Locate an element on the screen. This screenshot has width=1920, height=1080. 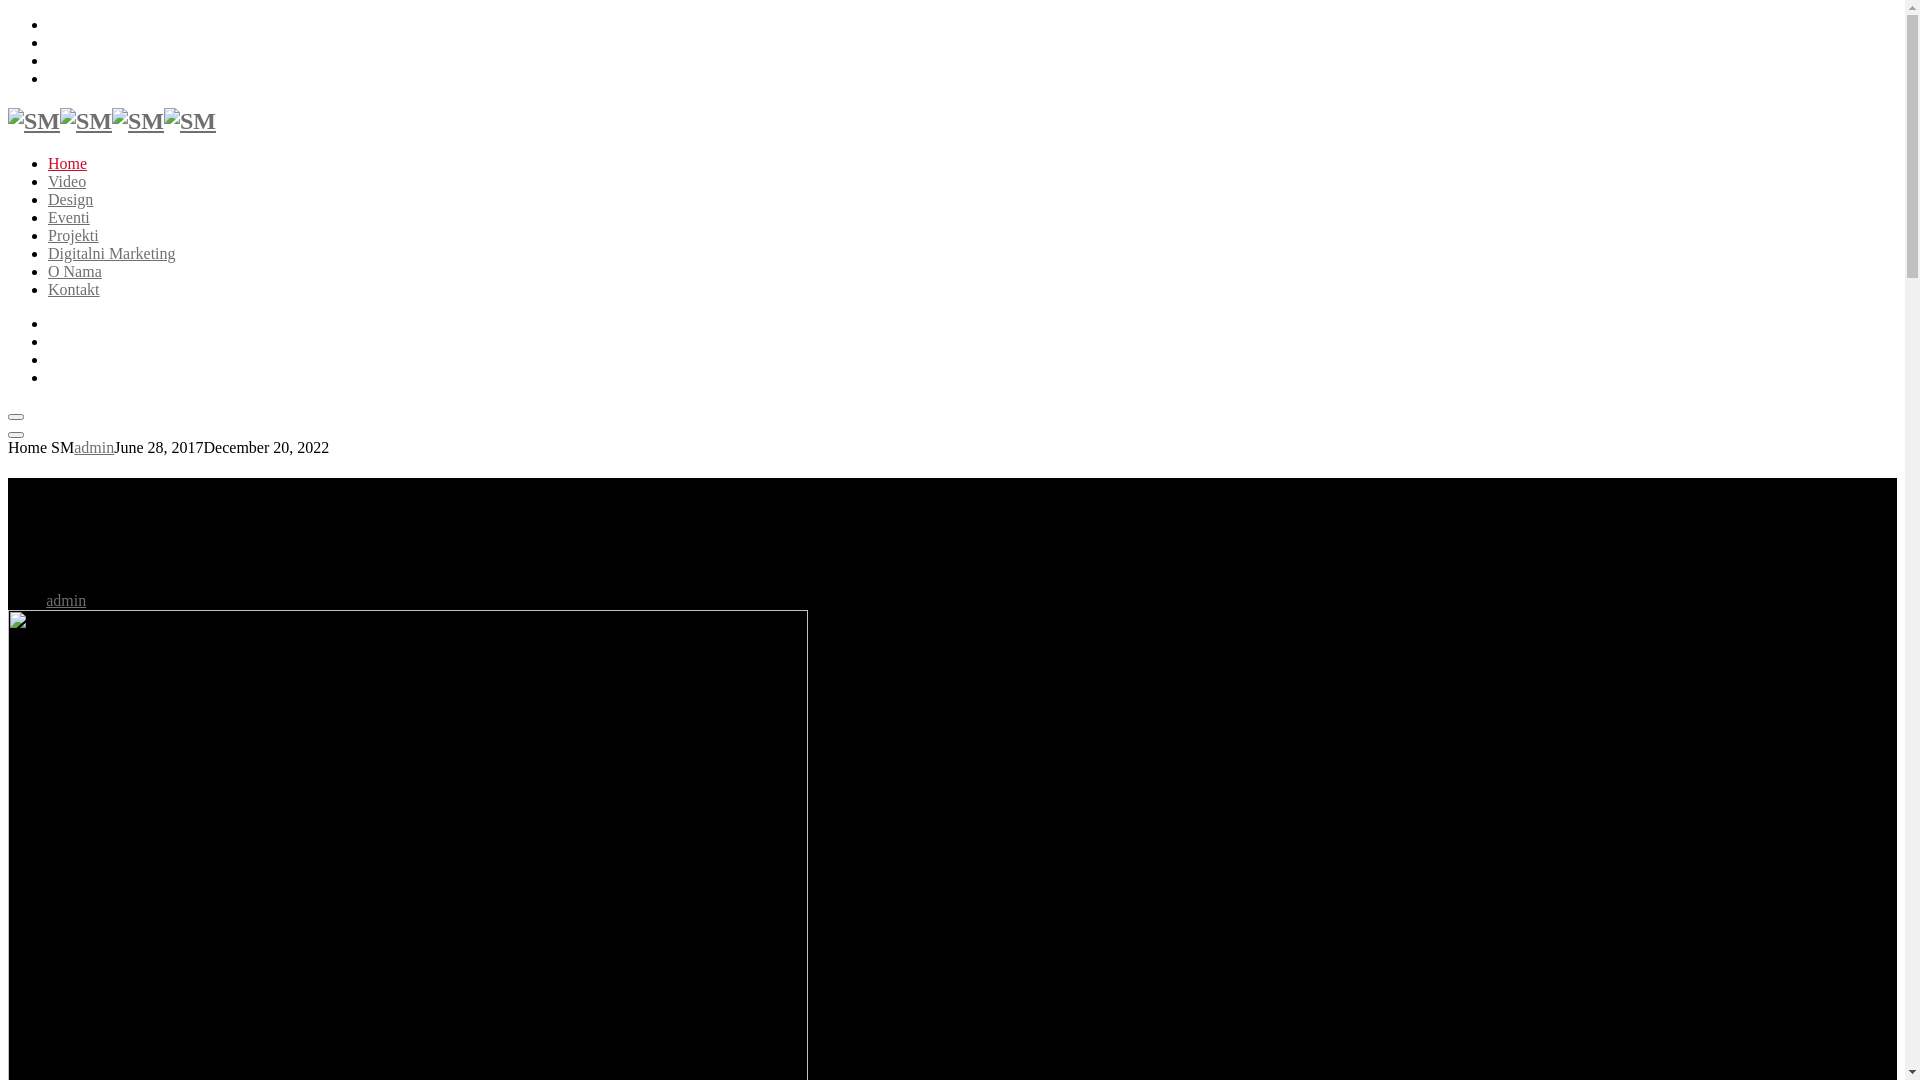
'admin' is located at coordinates (66, 599).